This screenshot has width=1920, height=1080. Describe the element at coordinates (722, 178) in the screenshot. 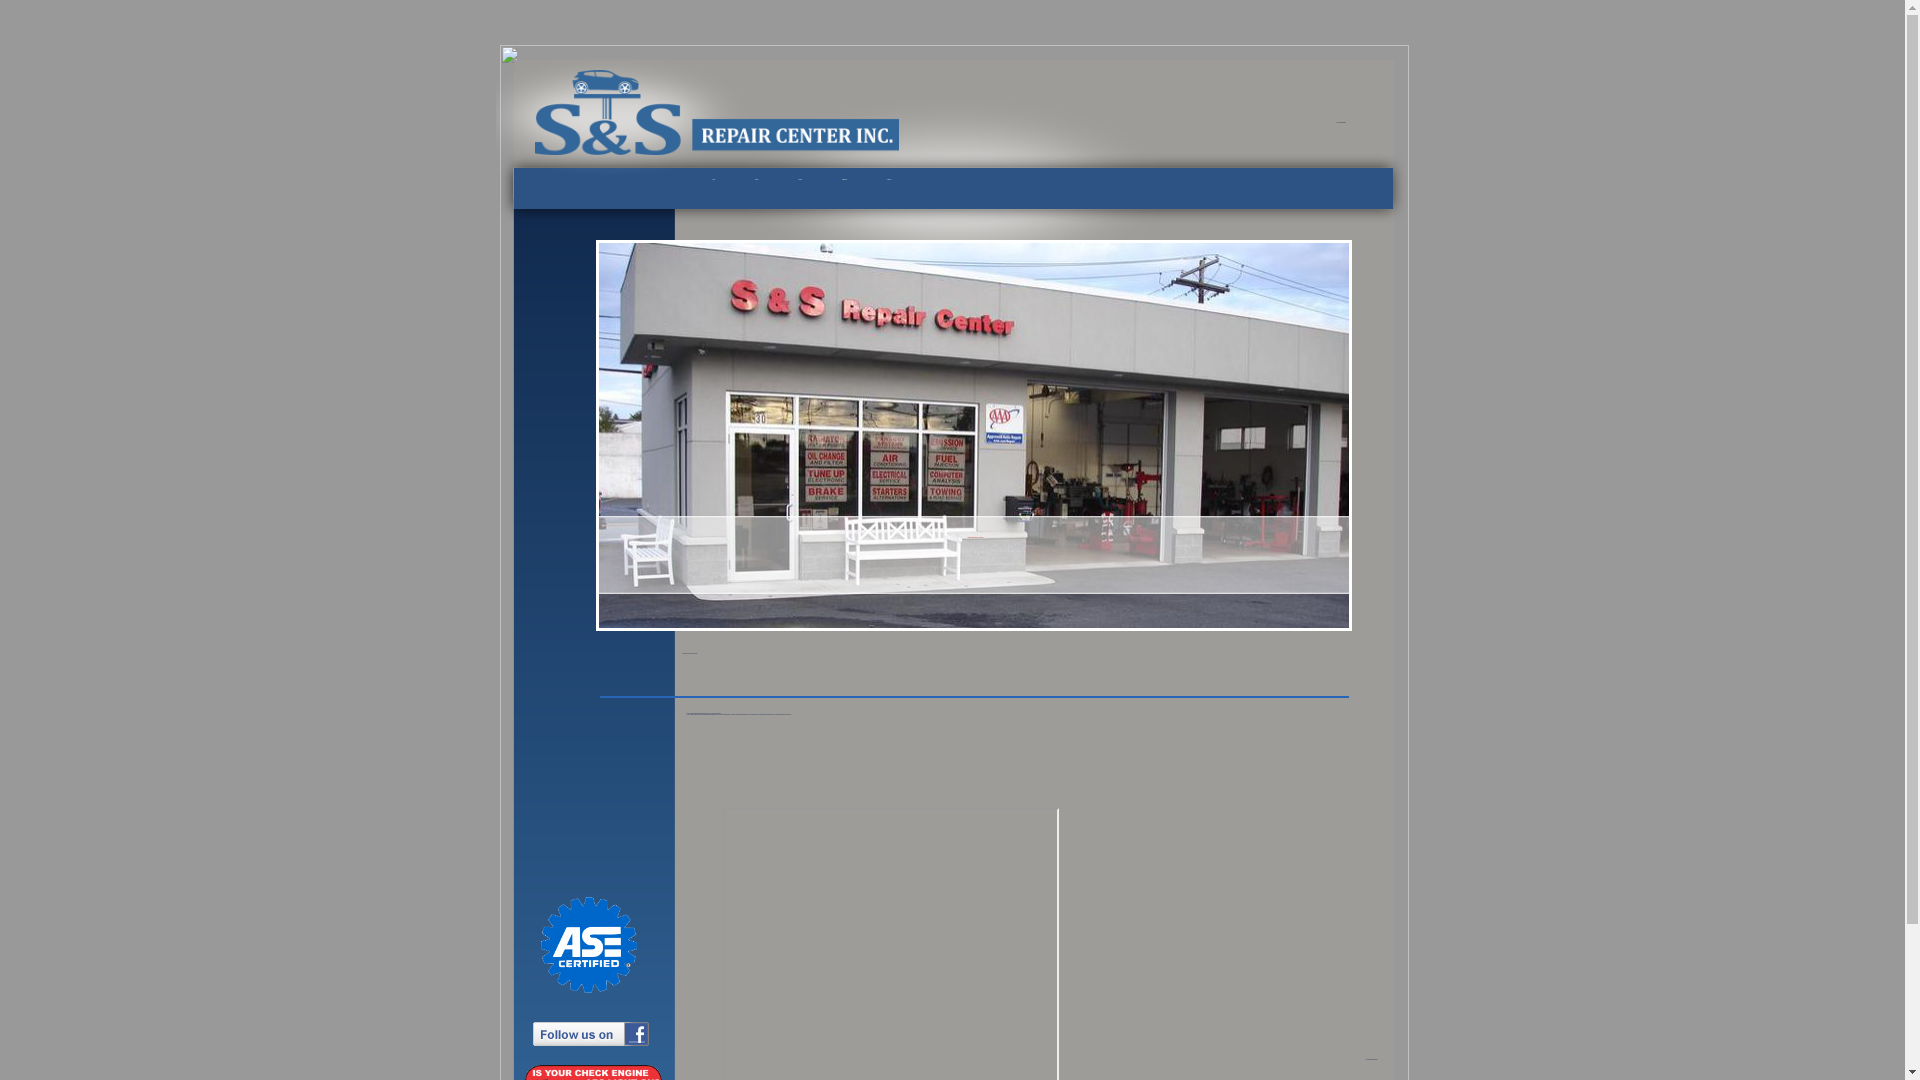

I see `'Home'` at that location.